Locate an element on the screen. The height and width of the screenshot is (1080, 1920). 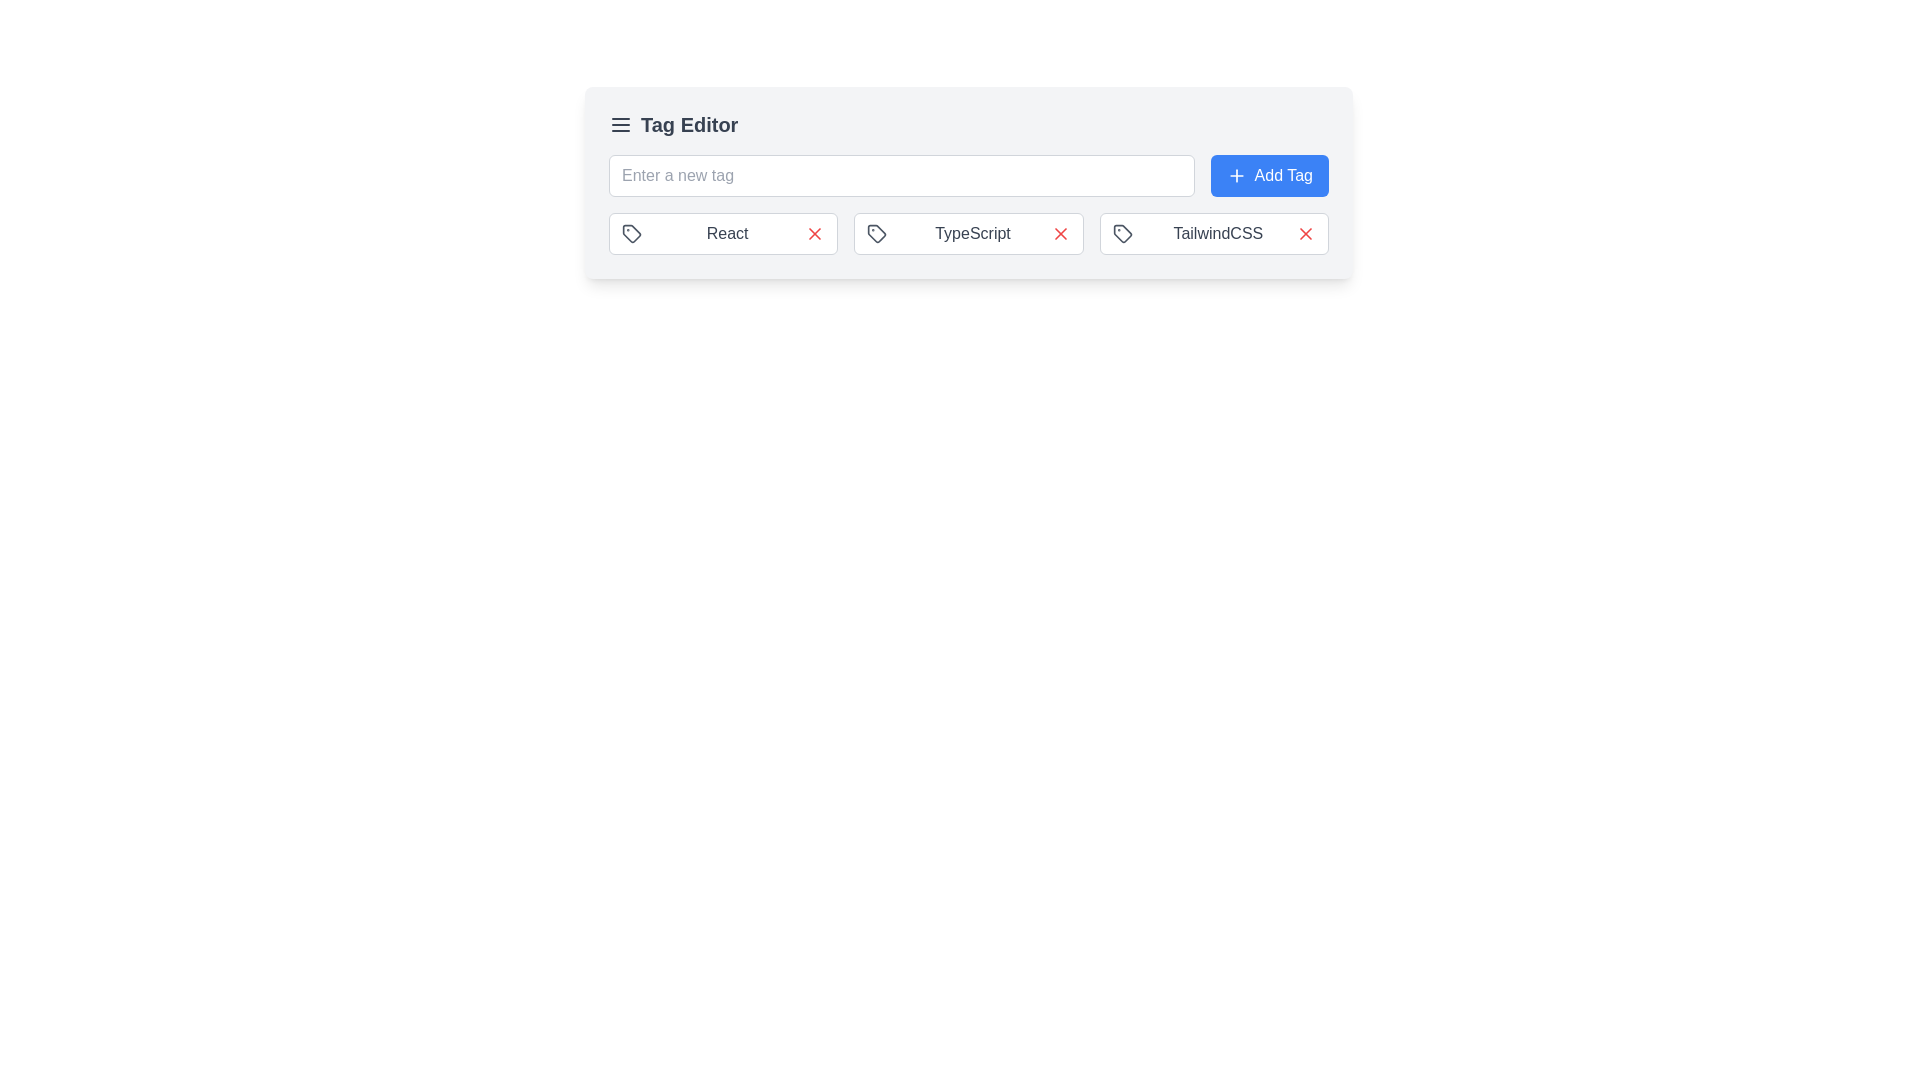
the icon button, which consists of three horizontally aligned lines in a stacked arrangement, located to the left of the 'Tag Editor' text in the header section is located at coordinates (619, 124).